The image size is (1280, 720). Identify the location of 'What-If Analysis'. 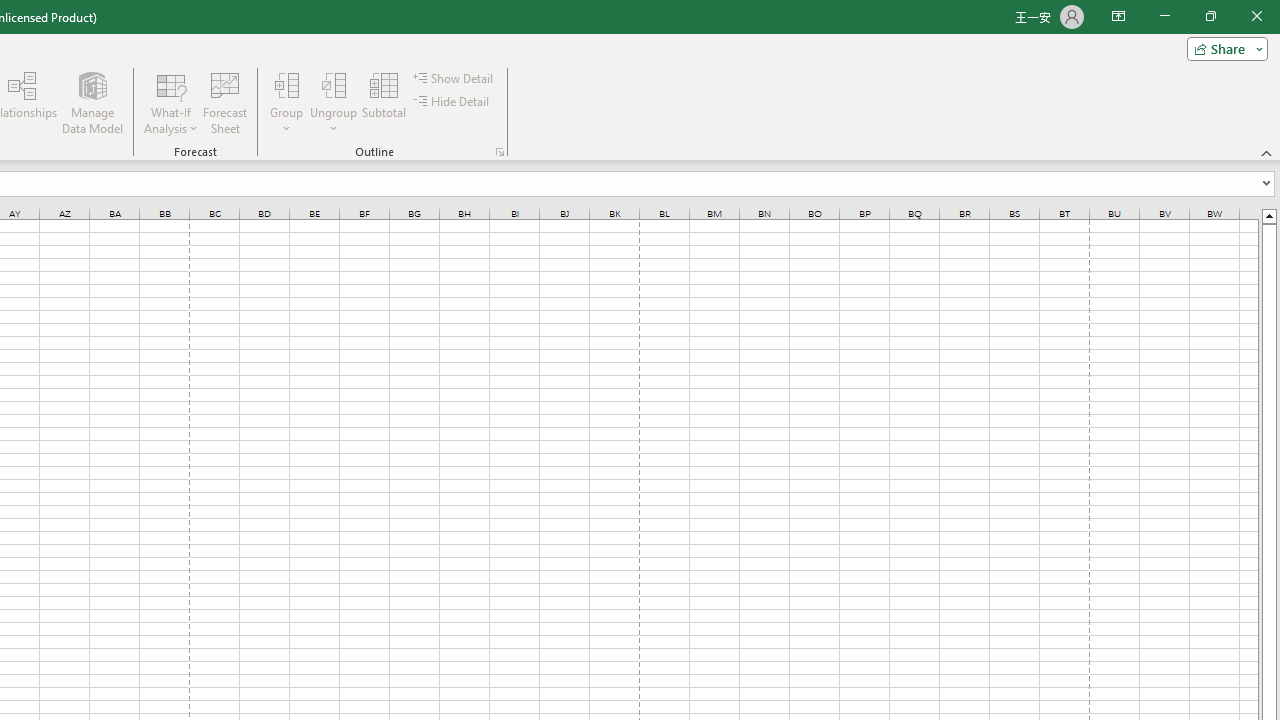
(171, 103).